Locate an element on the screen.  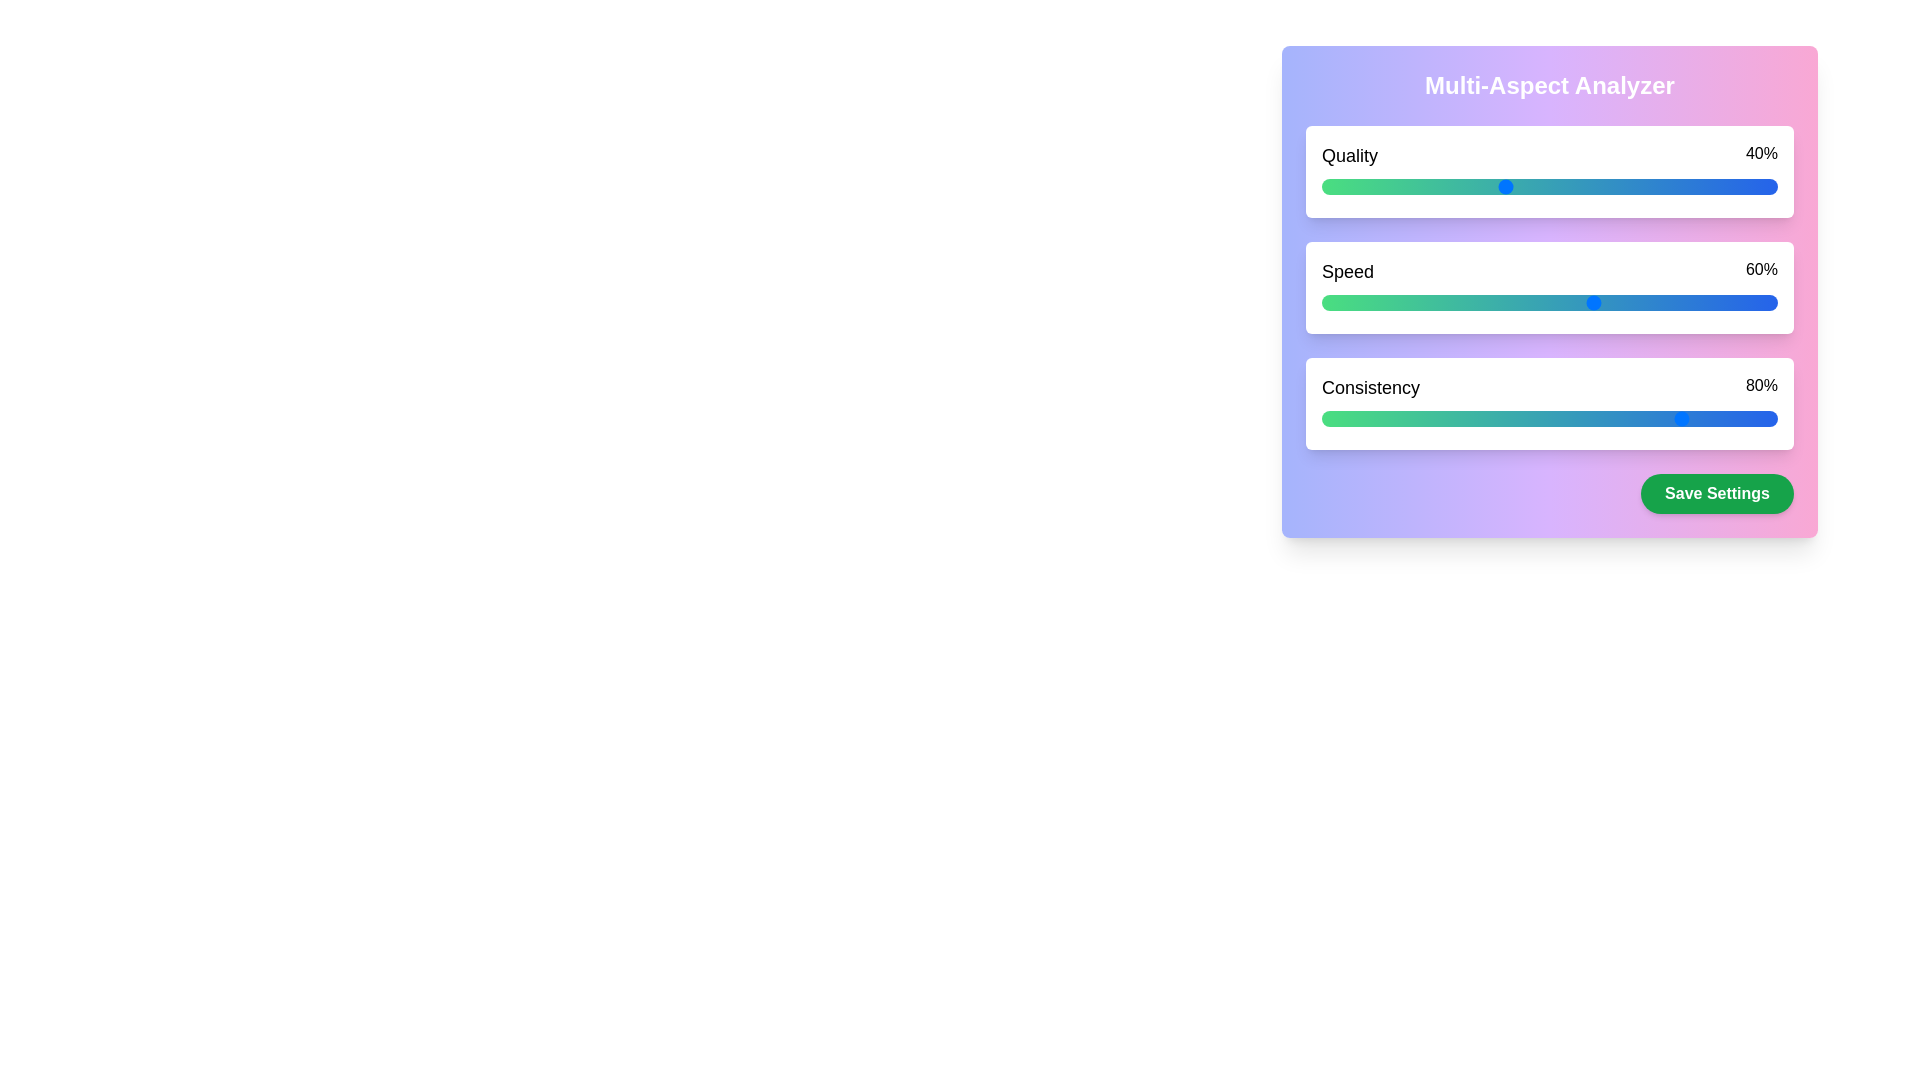
the Slider Component for the 'Speed' attribute, which is visually represented at 60% along a gradient scale and is located beneath the 'Quality' block in the 'Multi-Aspect Analyzer' section is located at coordinates (1549, 288).